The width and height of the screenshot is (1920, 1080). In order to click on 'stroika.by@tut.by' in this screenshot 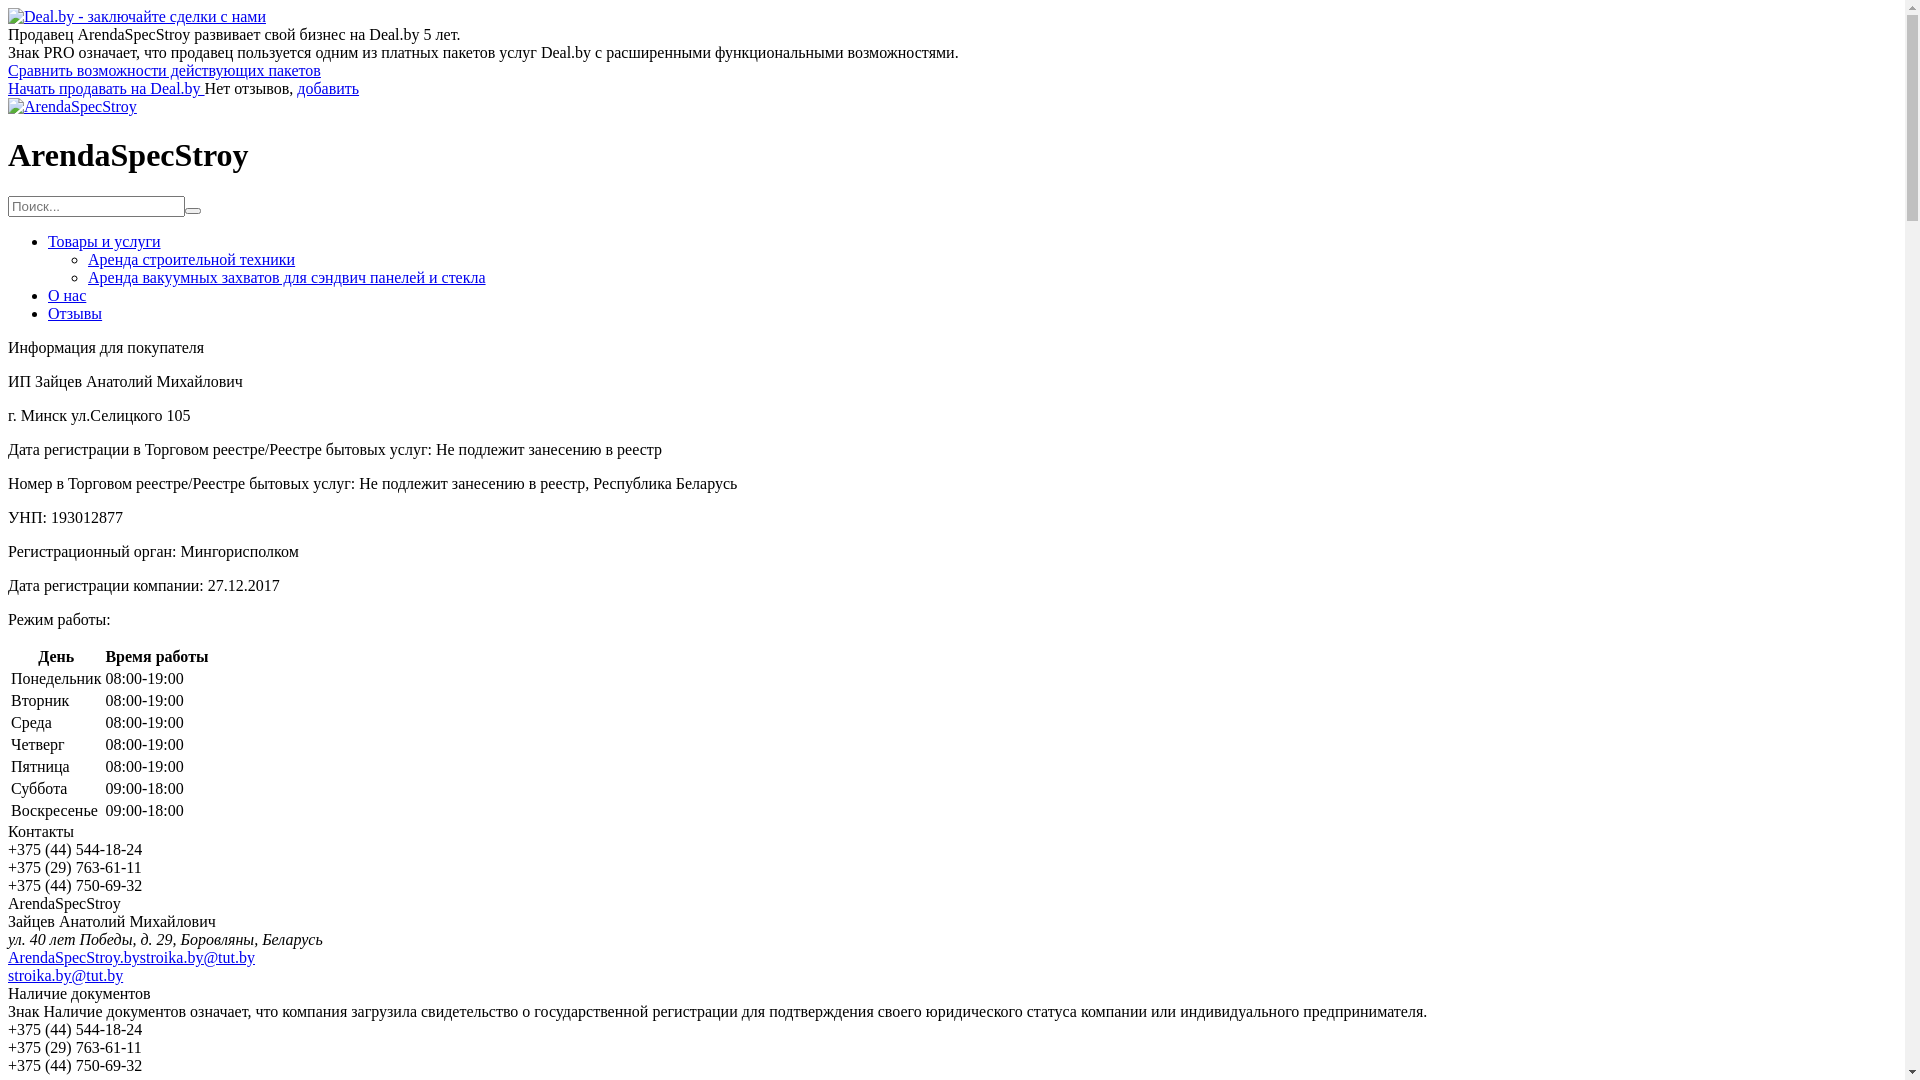, I will do `click(65, 974)`.